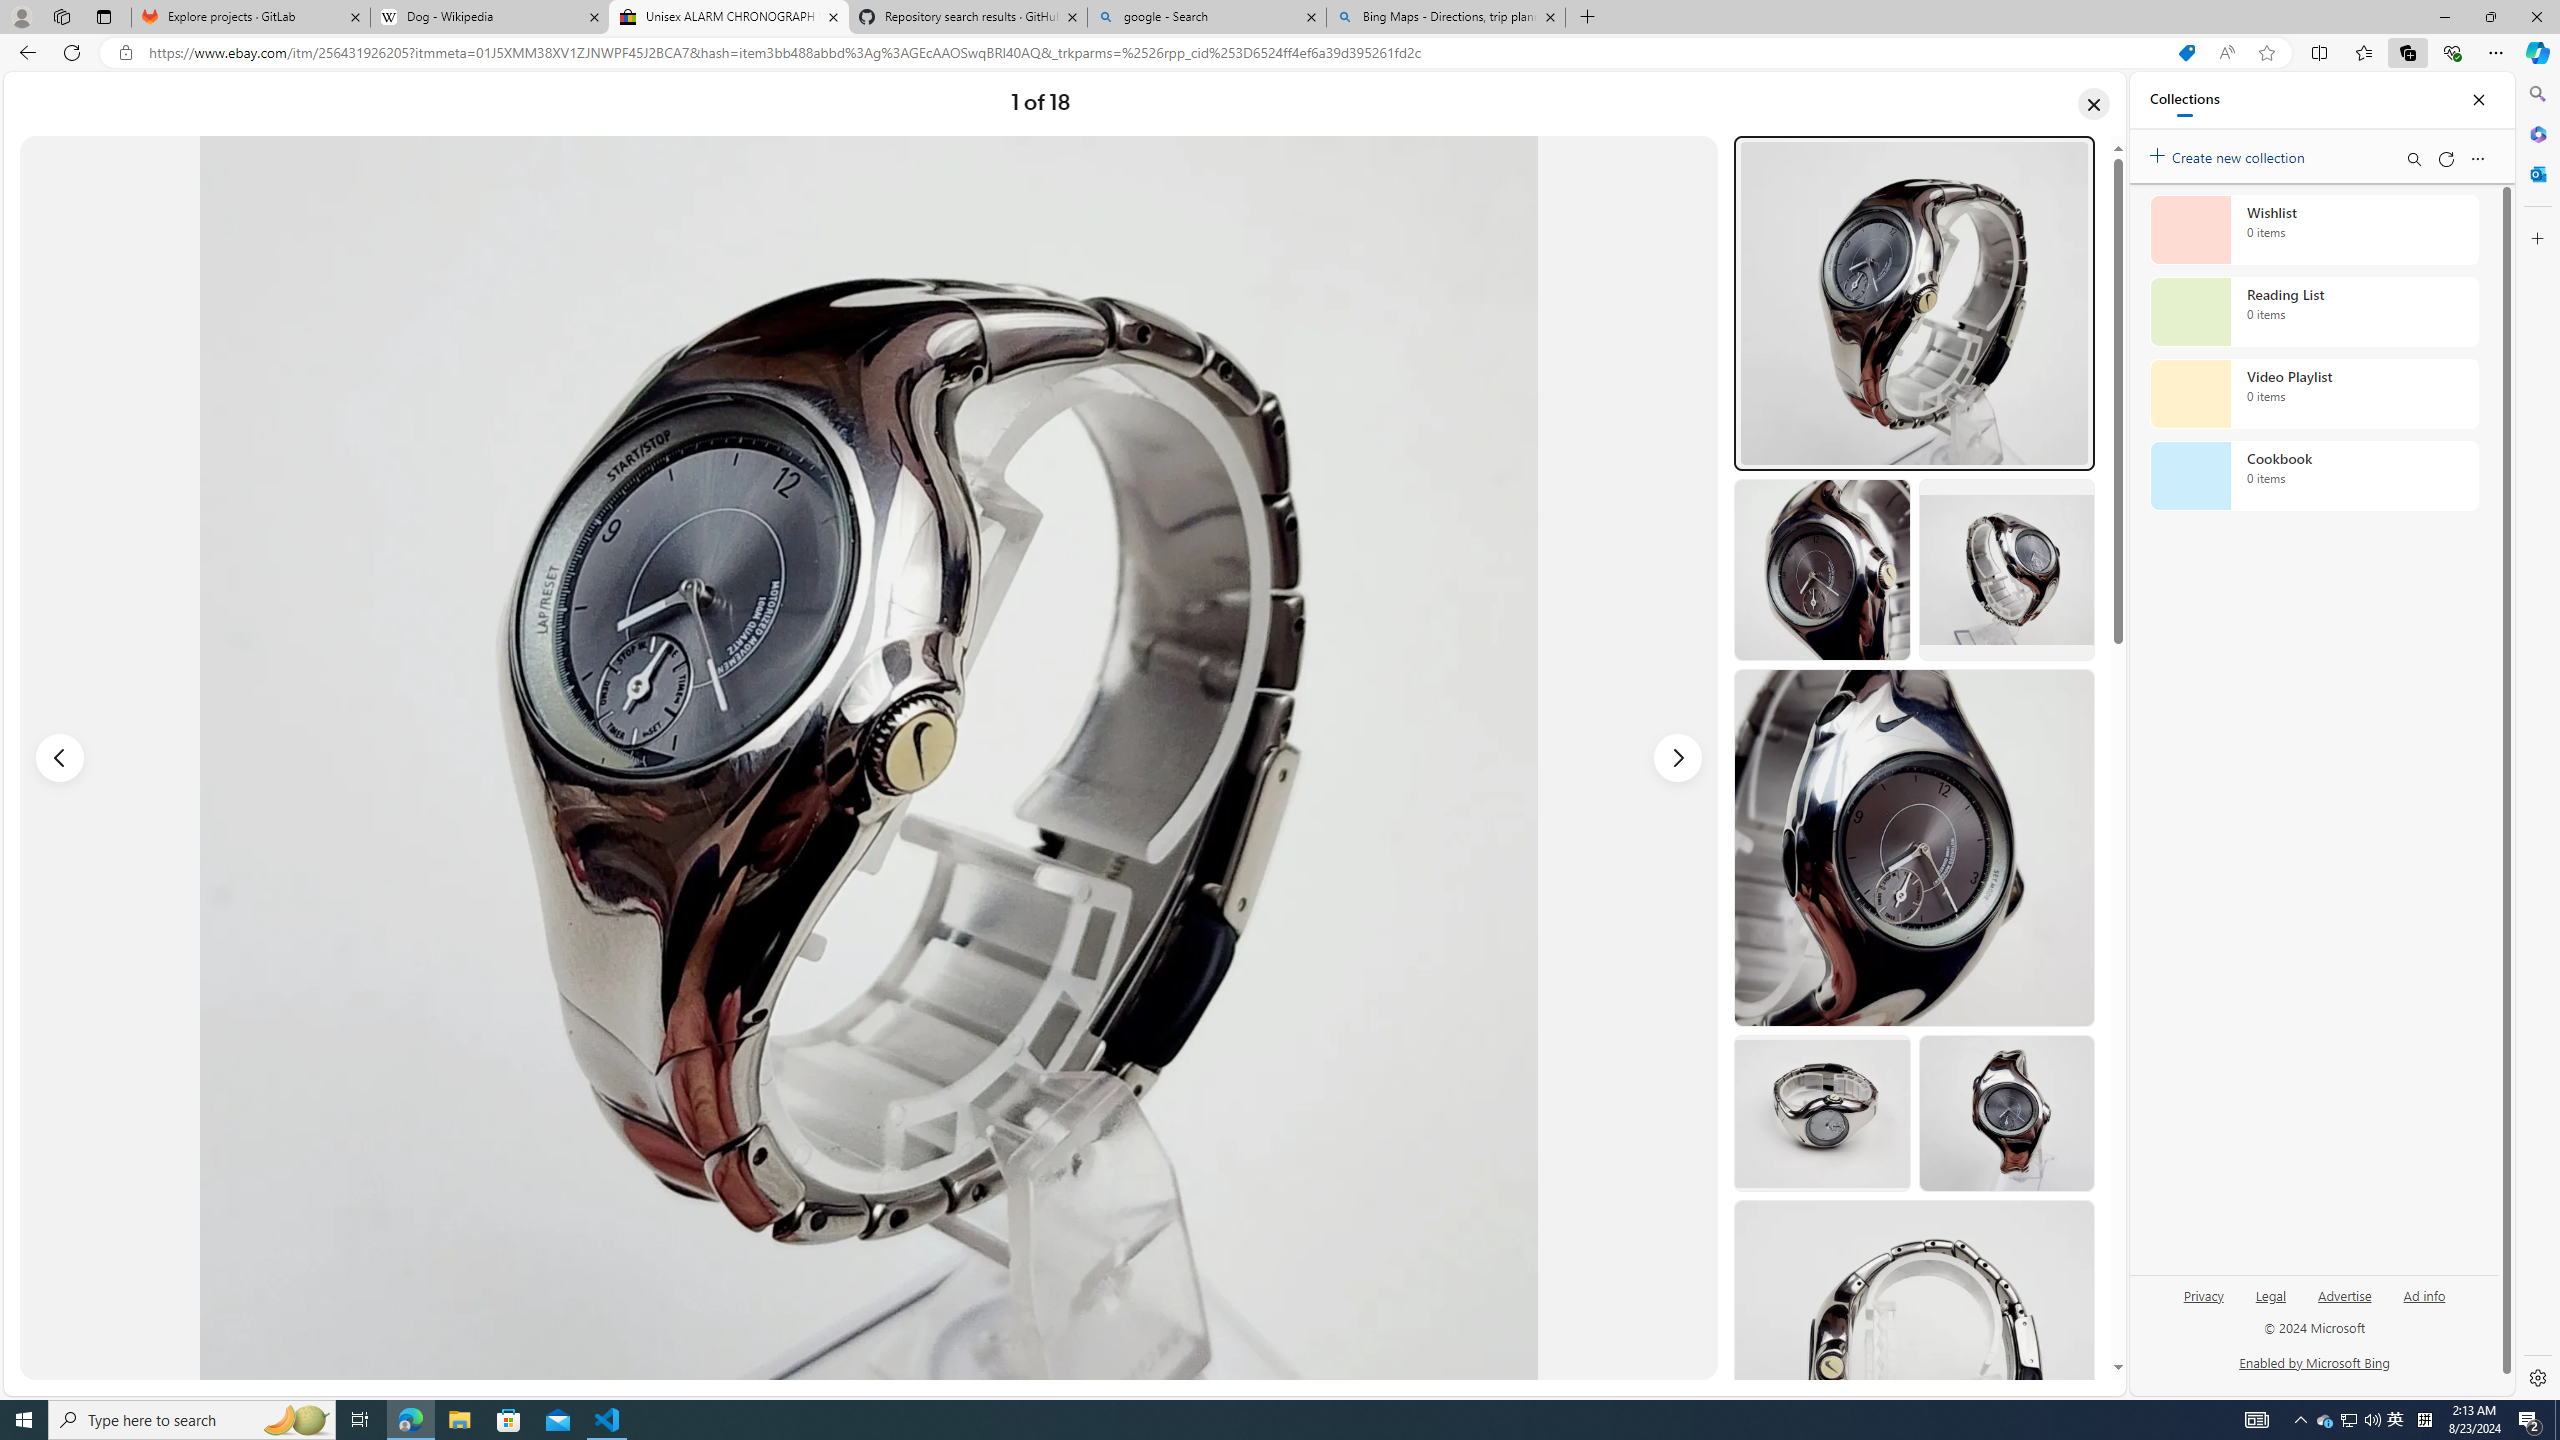  Describe the element at coordinates (2314, 310) in the screenshot. I see `'Reading List collection, 0 items'` at that location.